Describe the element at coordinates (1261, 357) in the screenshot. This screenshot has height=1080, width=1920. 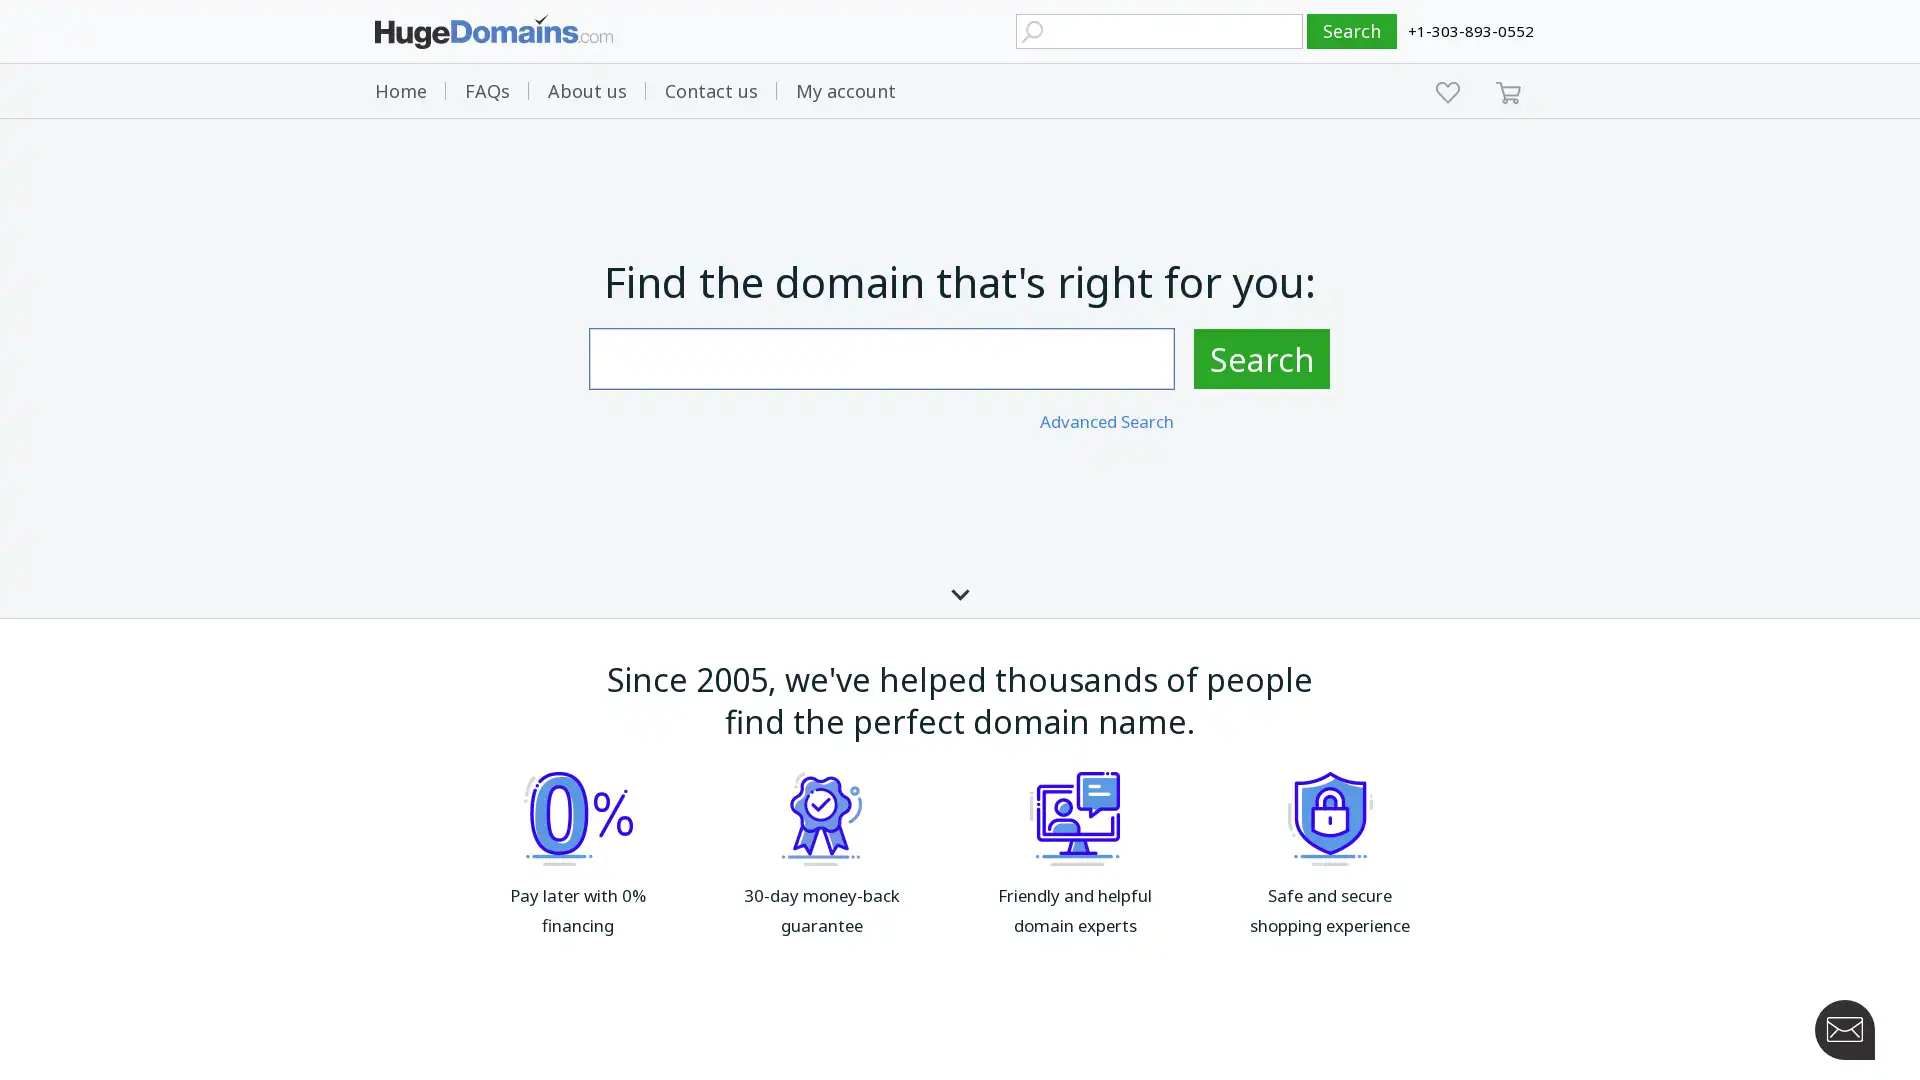
I see `Search` at that location.